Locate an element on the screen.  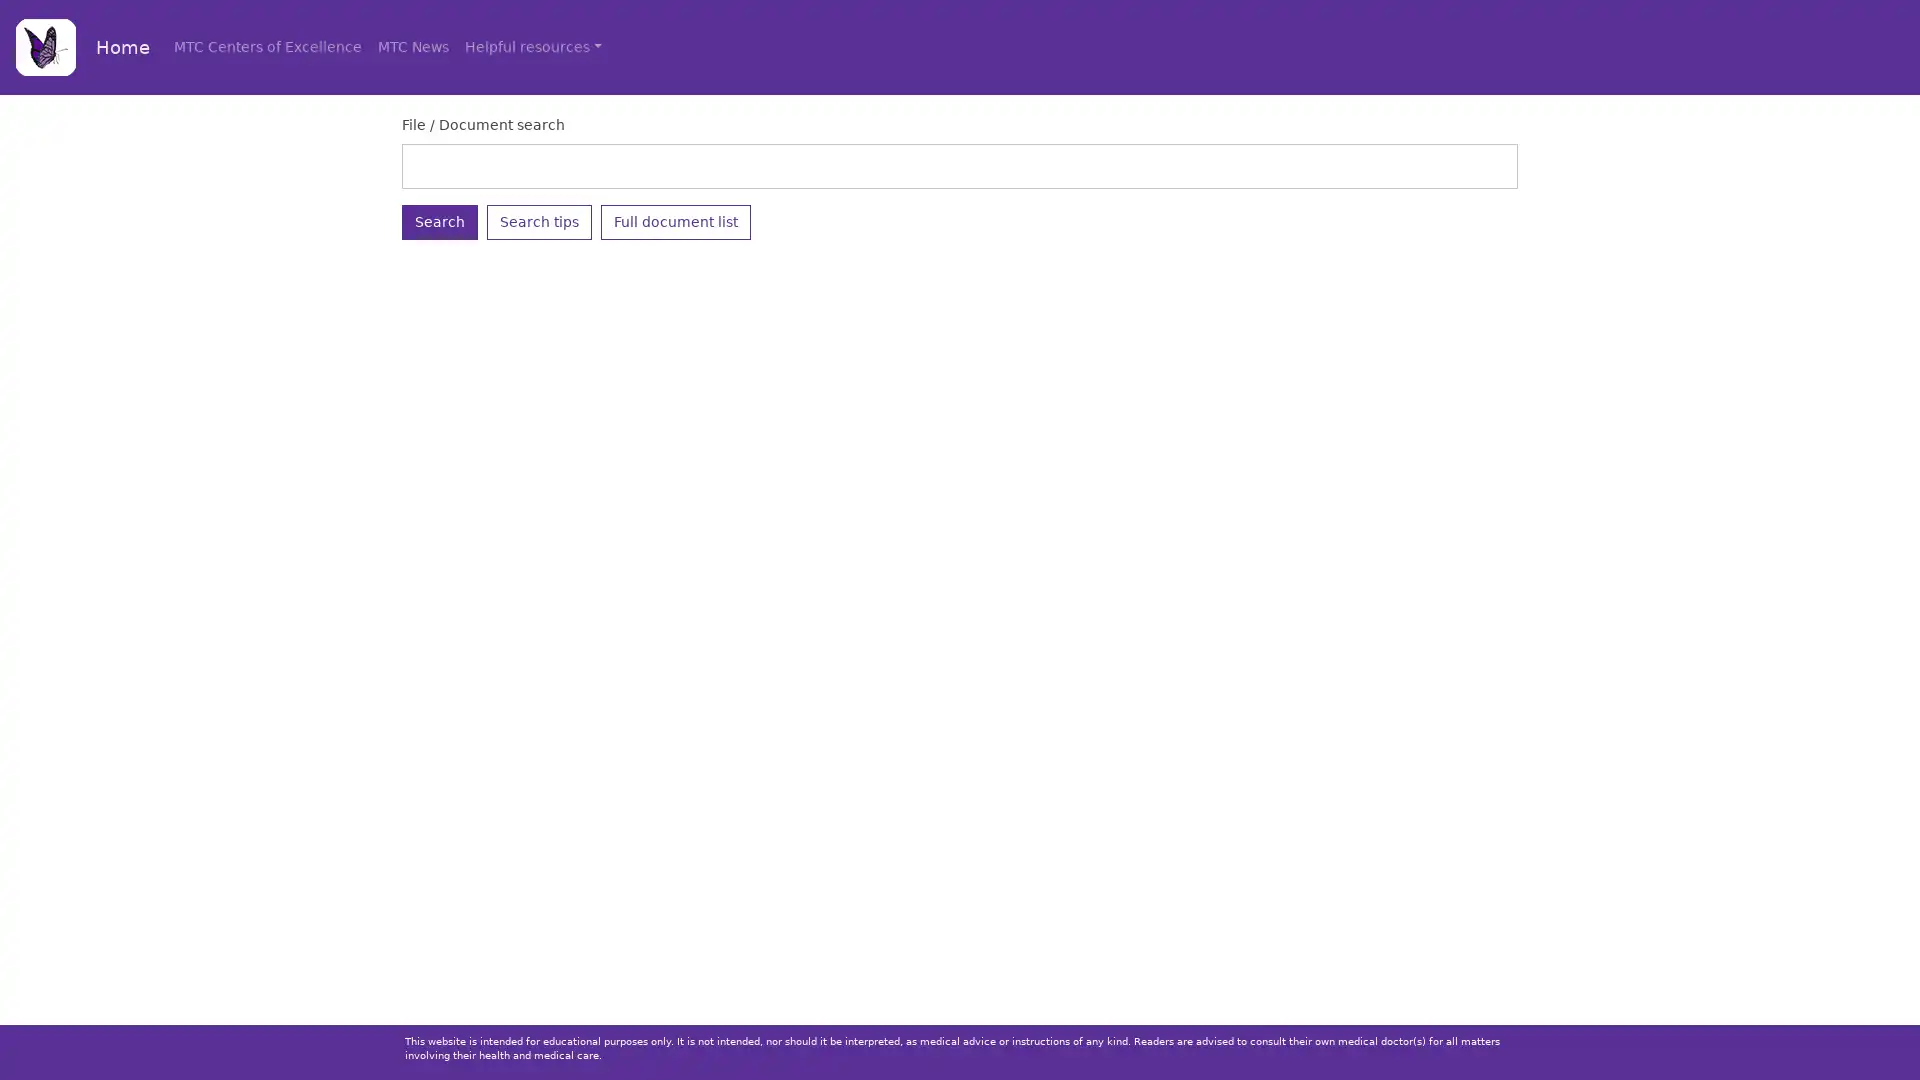
Full document list is located at coordinates (676, 221).